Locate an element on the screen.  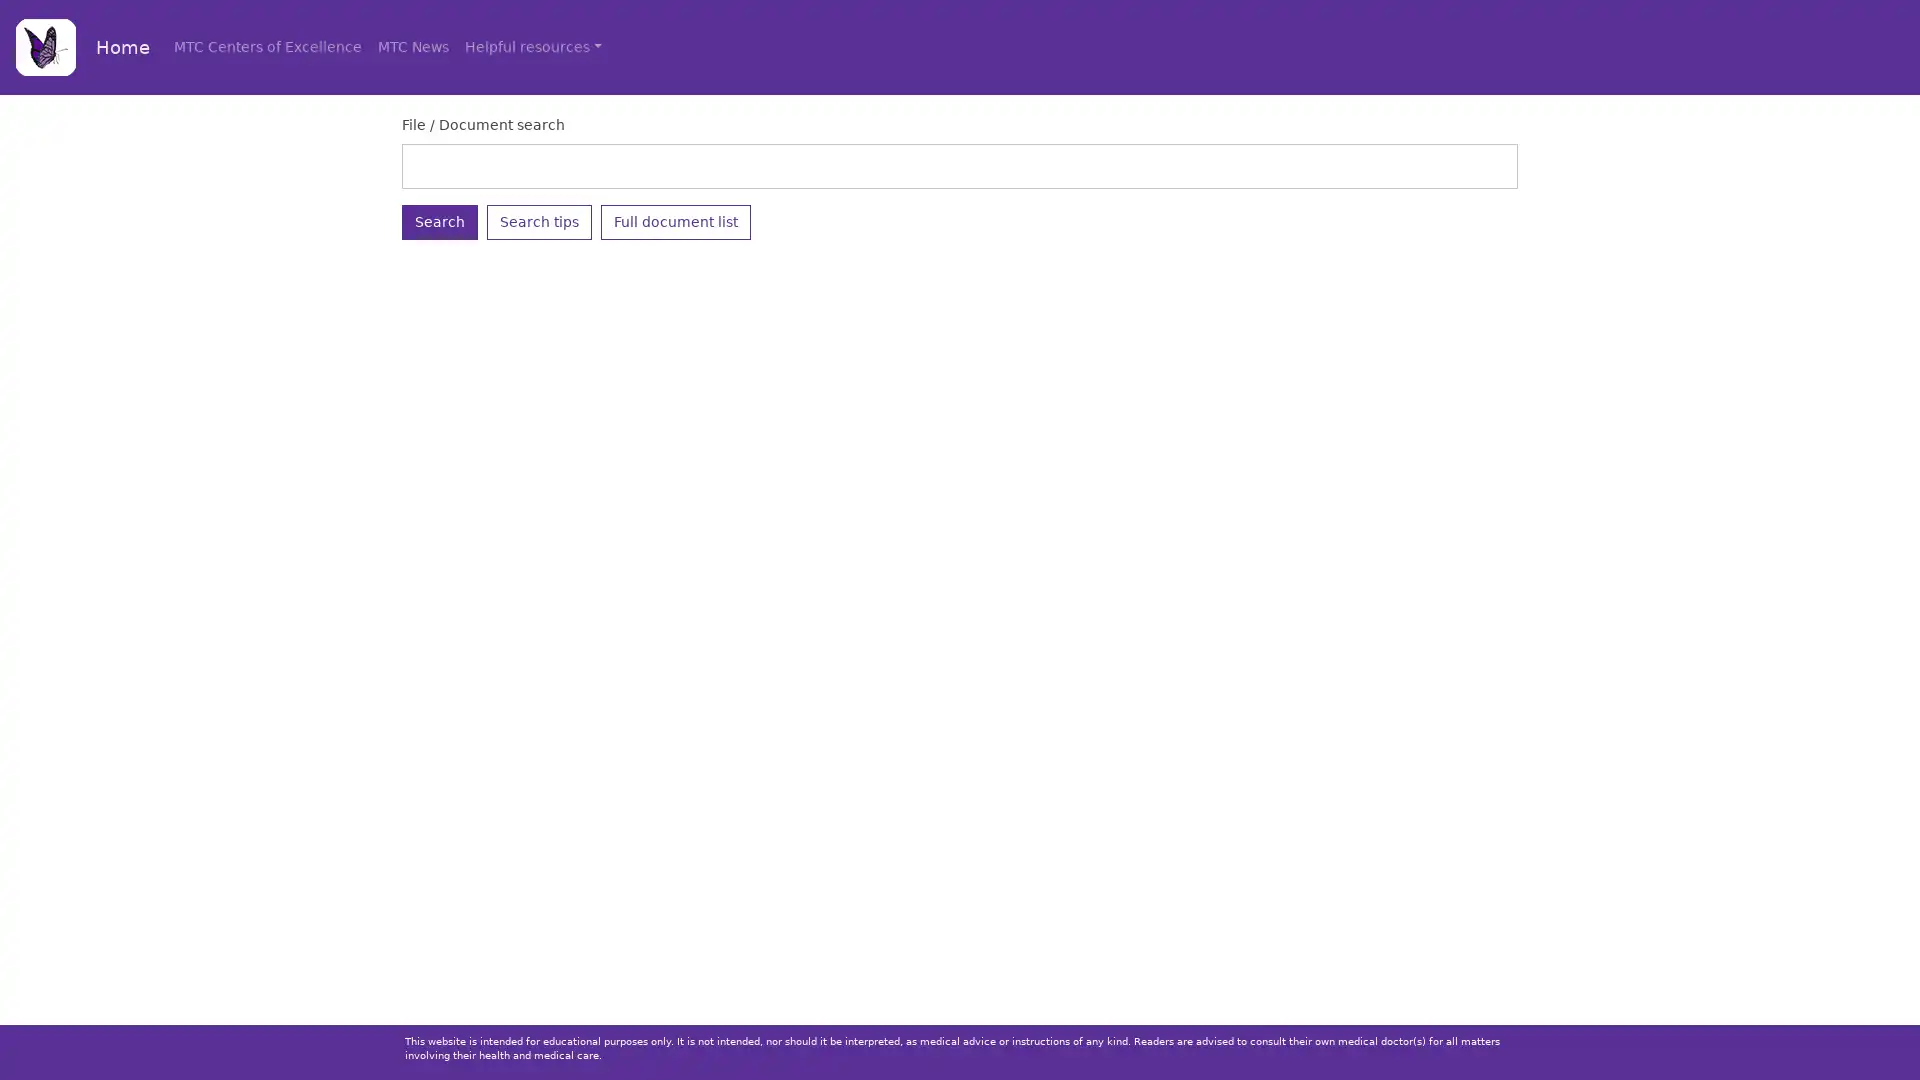
Full document list is located at coordinates (676, 221).